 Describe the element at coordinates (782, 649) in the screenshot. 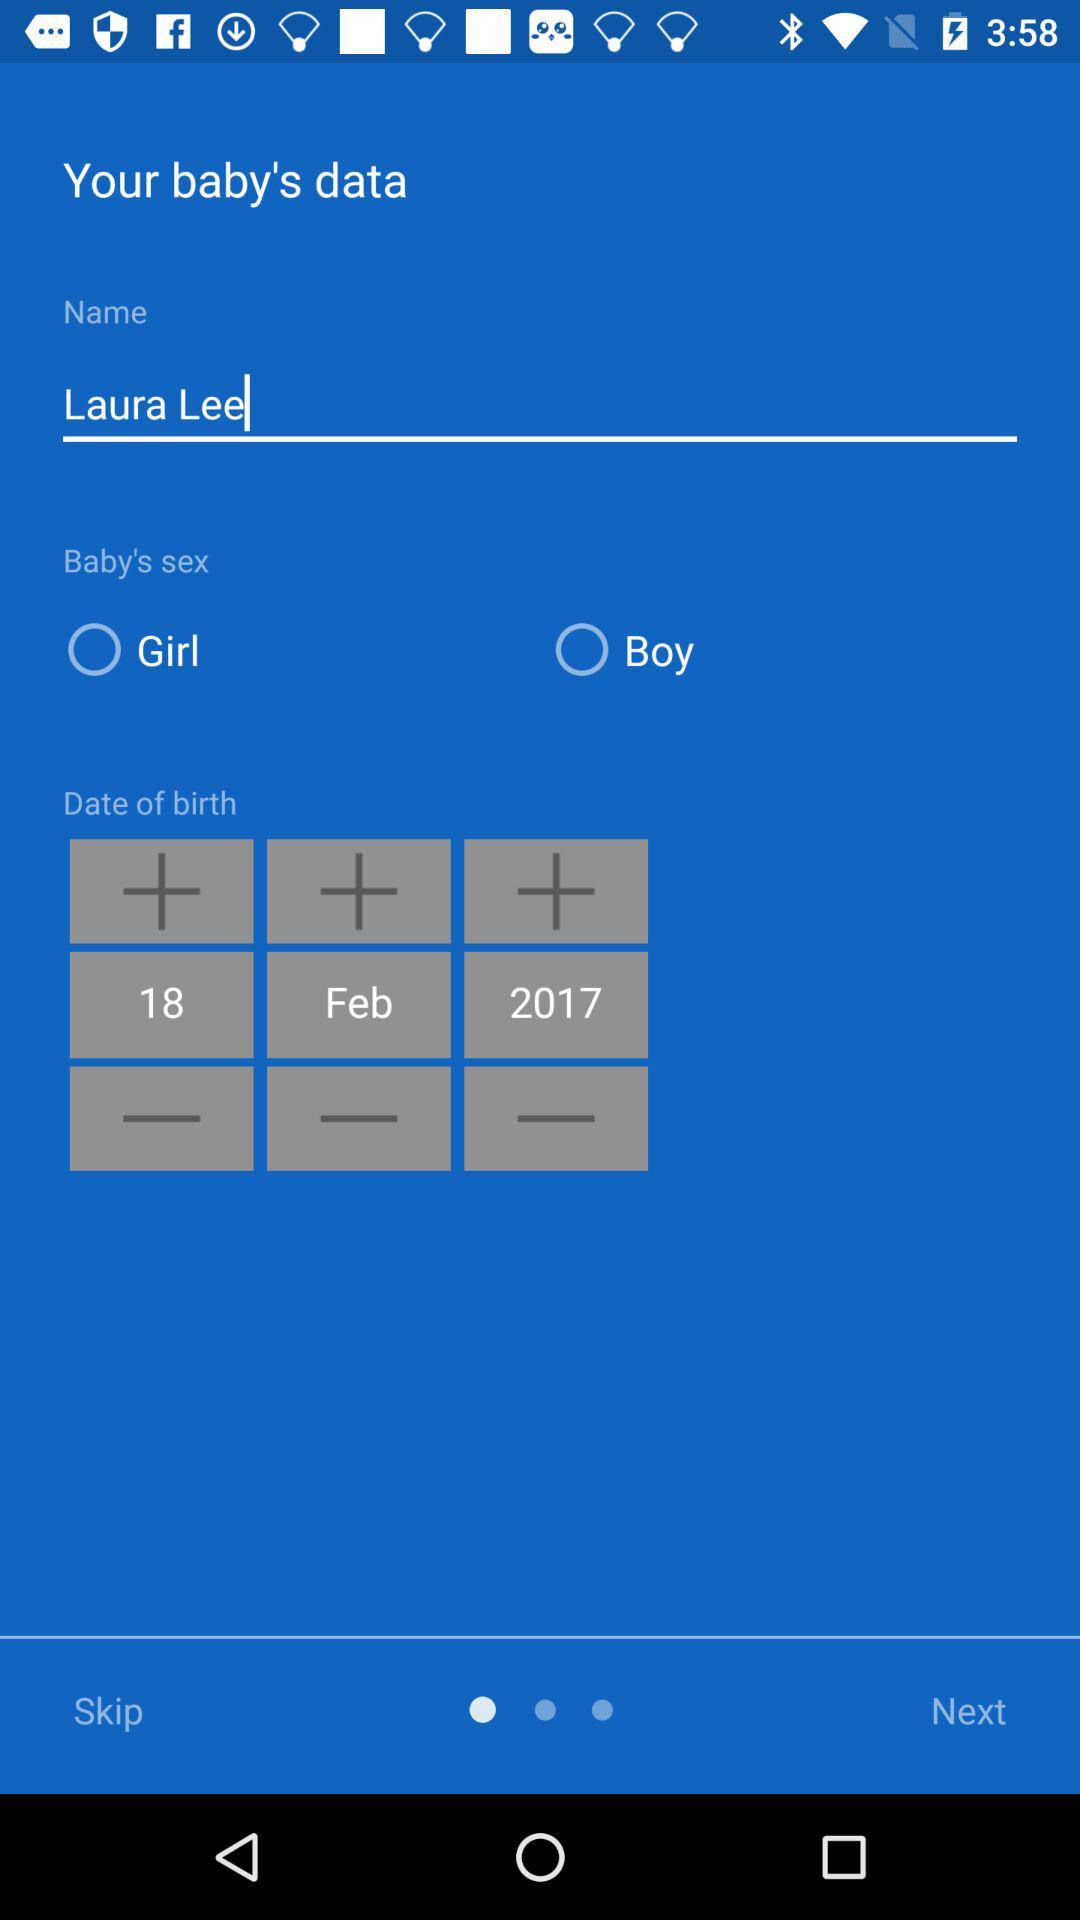

I see `the icon on the right` at that location.